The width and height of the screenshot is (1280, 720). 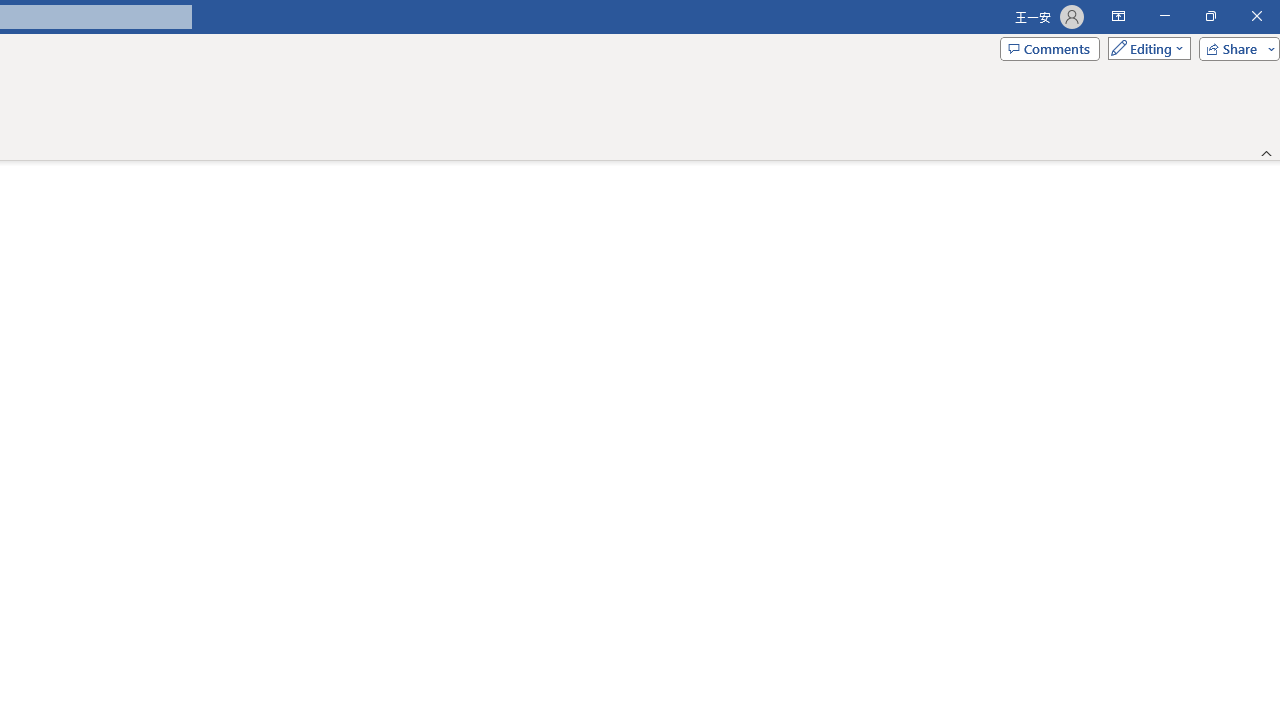 I want to click on 'Collapse the Ribbon', so click(x=1266, y=152).